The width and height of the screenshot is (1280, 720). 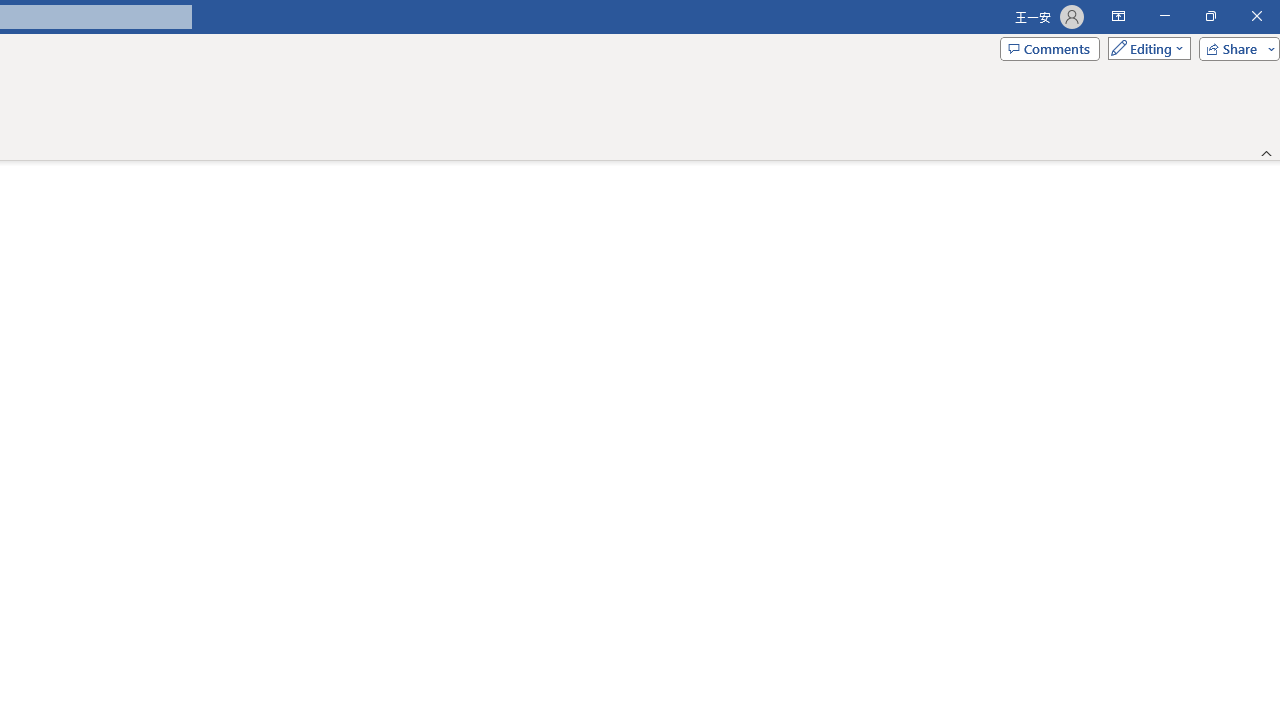 I want to click on 'Collapse the Ribbon', so click(x=1266, y=152).